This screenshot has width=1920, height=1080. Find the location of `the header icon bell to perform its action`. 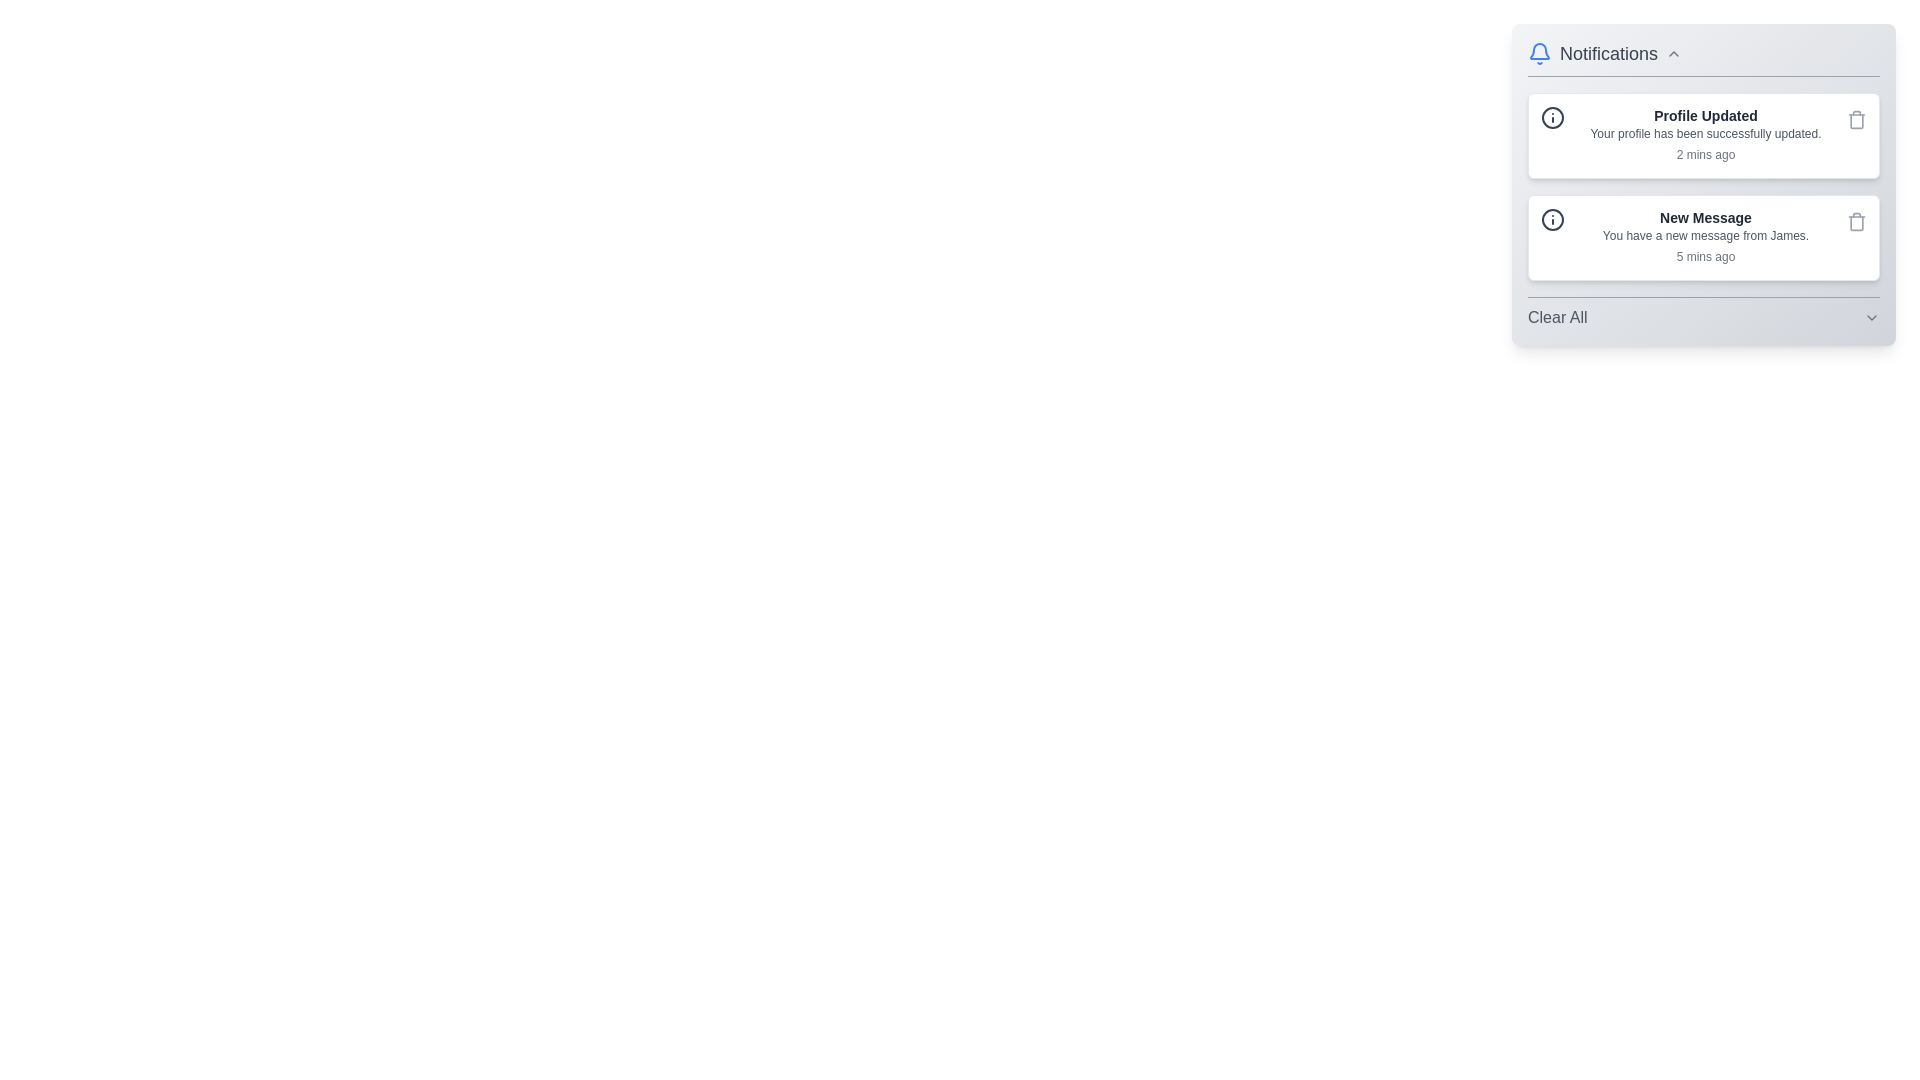

the header icon bell to perform its action is located at coordinates (1539, 53).